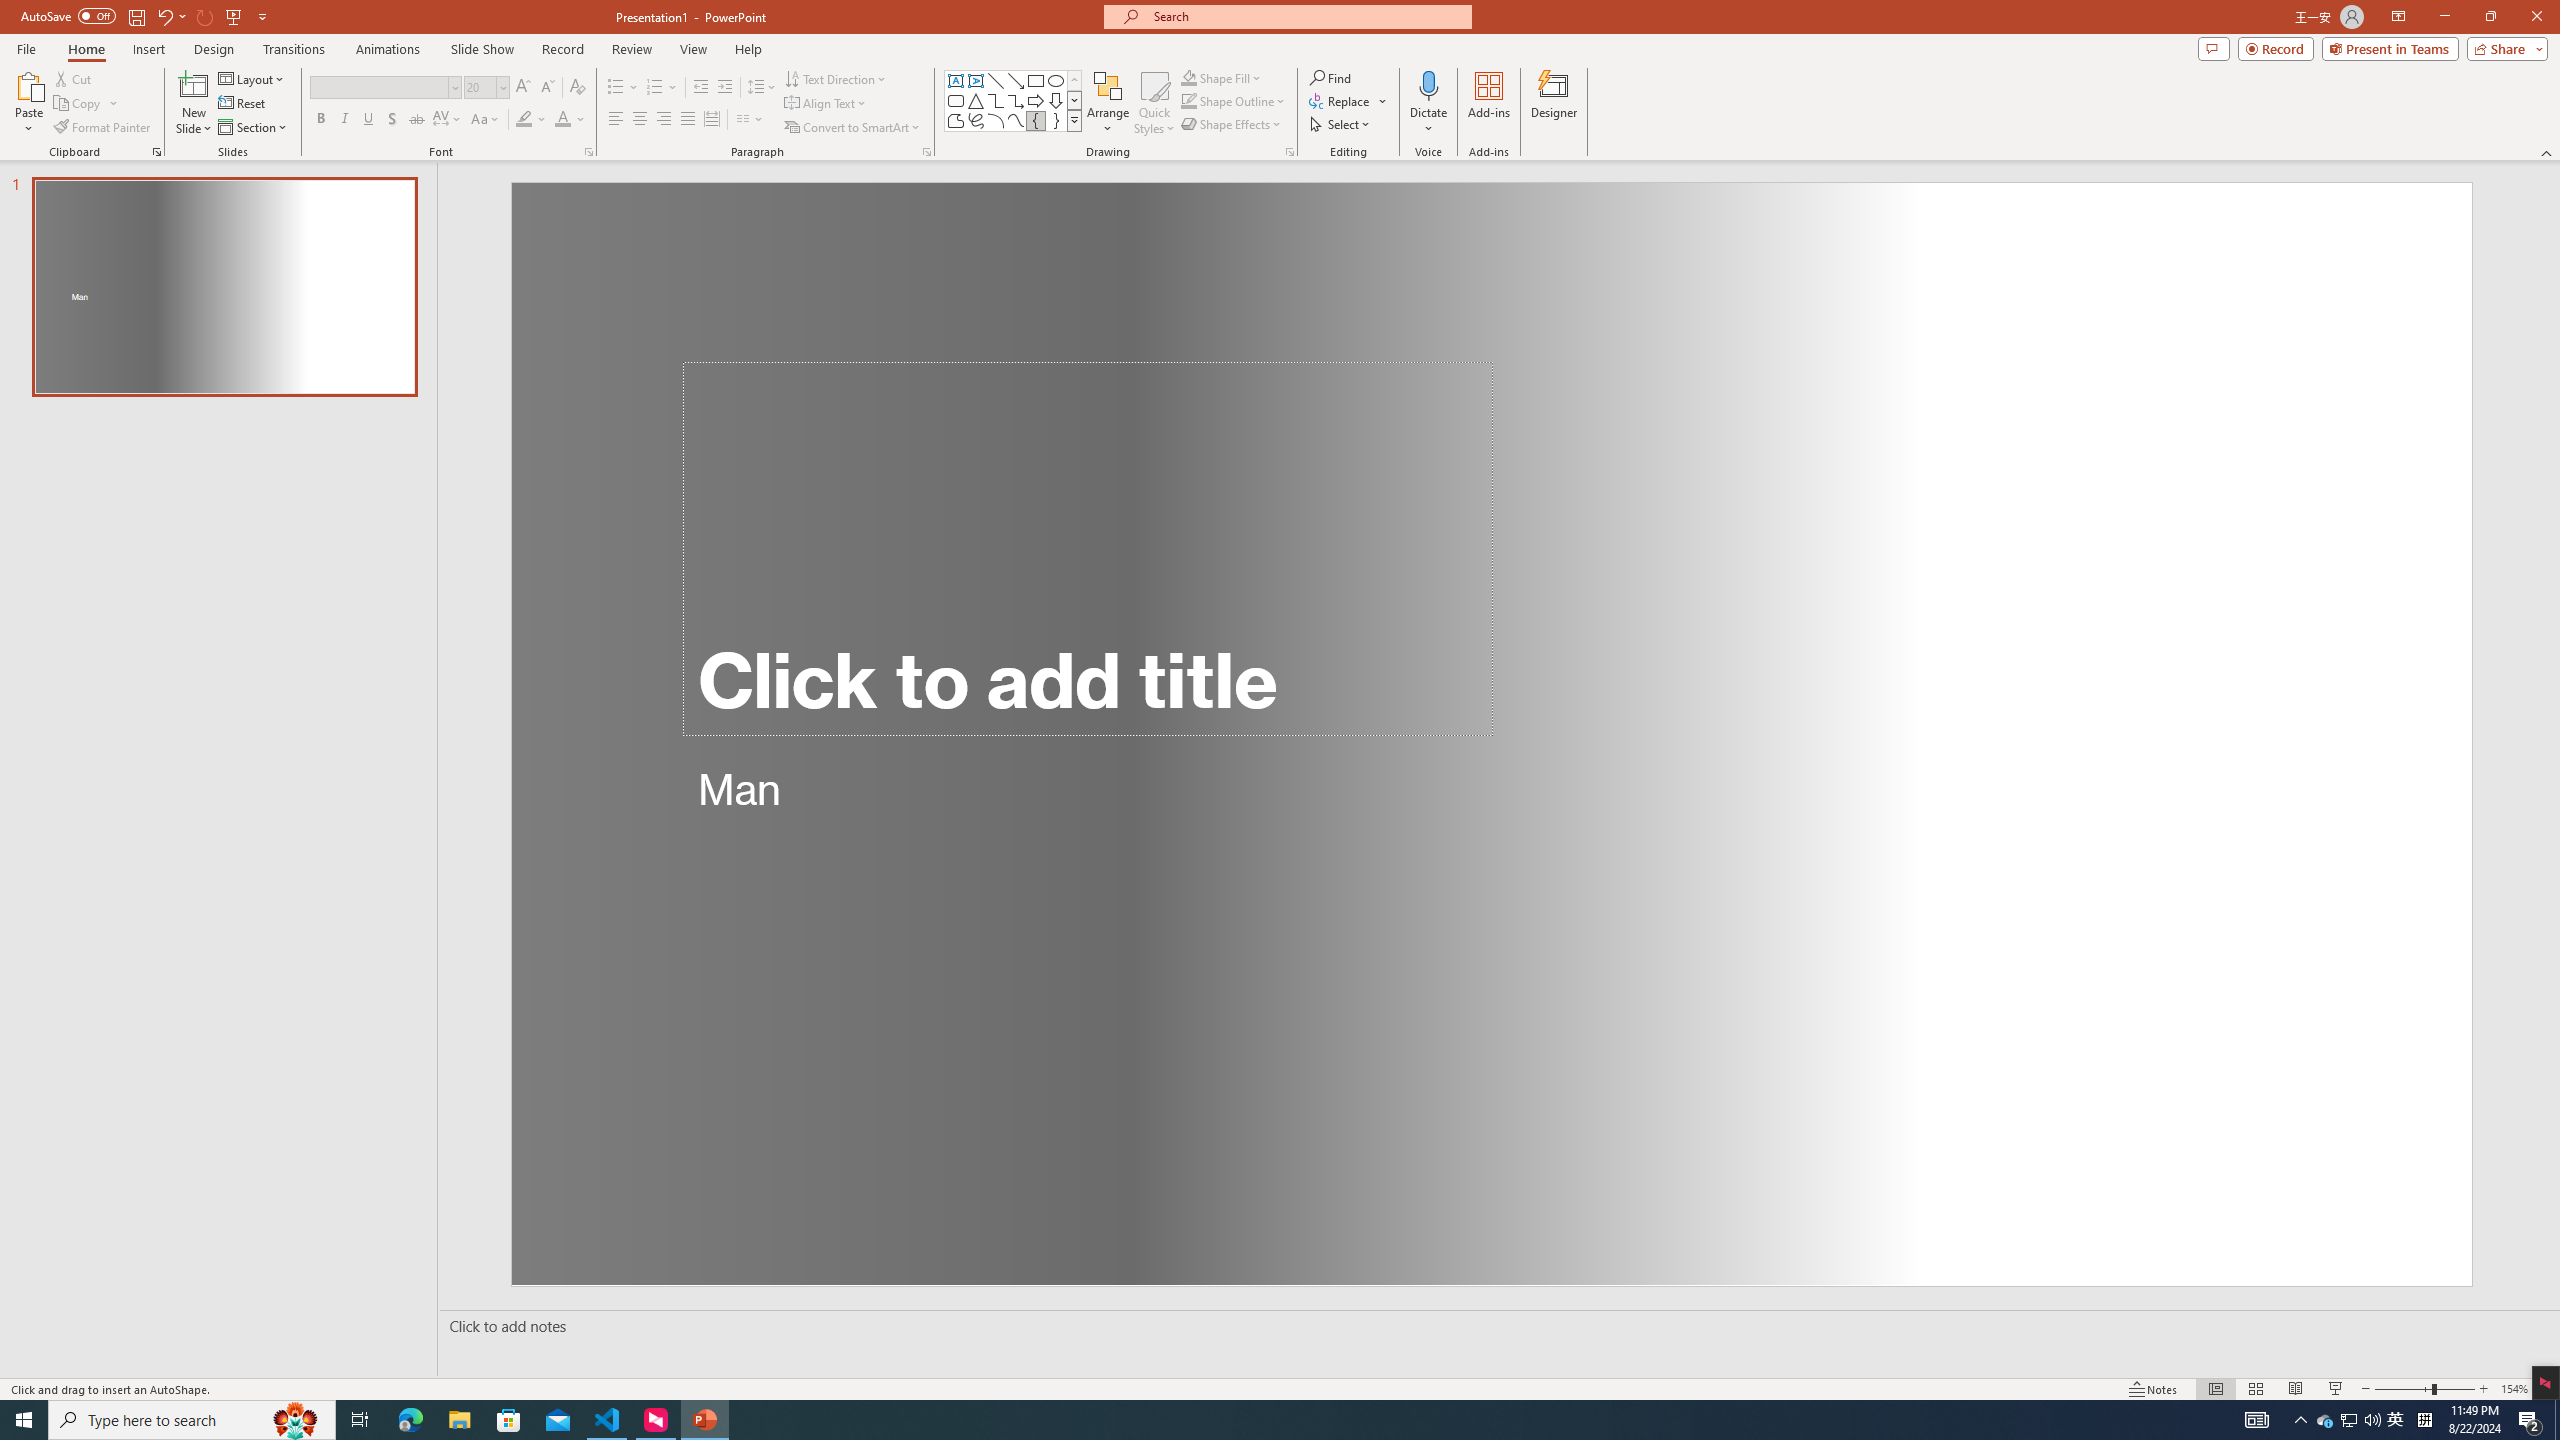 Image resolution: width=2560 pixels, height=1440 pixels. I want to click on 'Increase Font Size', so click(522, 87).